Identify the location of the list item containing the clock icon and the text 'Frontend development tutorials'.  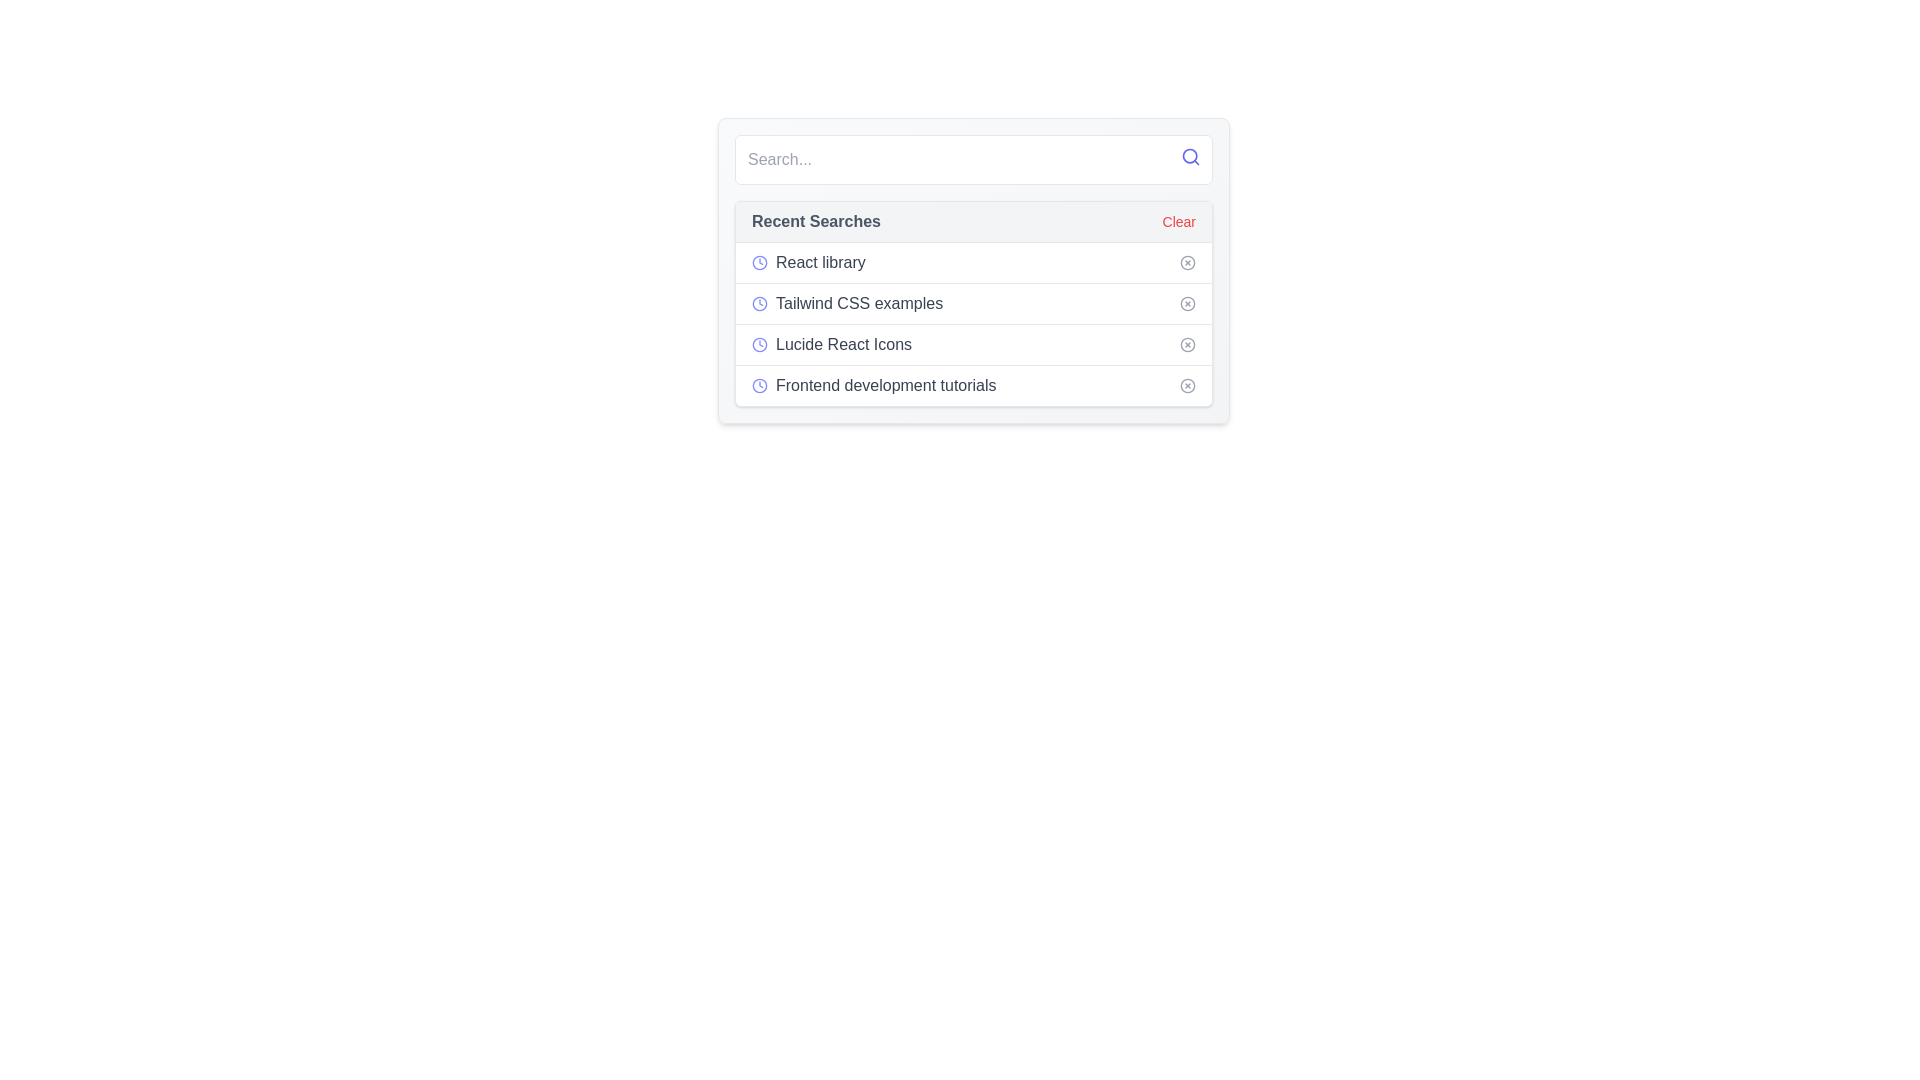
(874, 385).